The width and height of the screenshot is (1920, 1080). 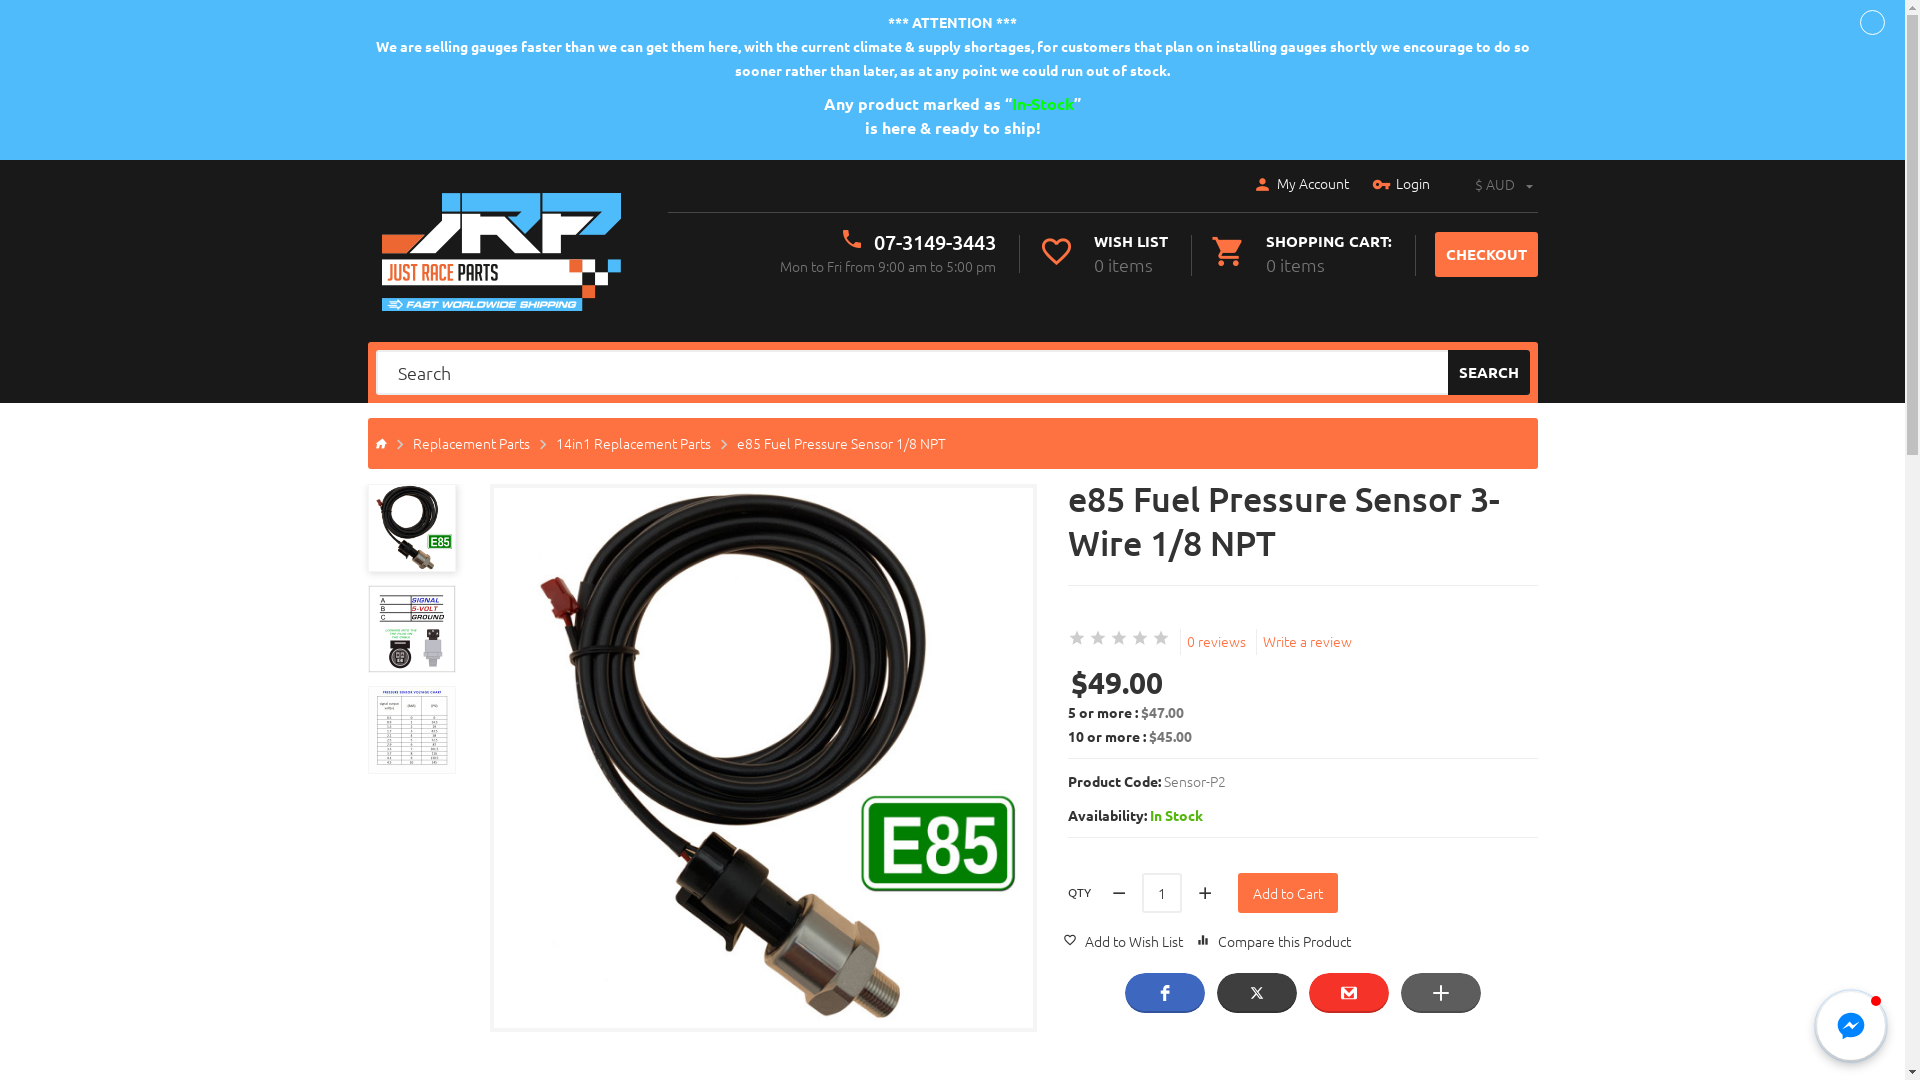 I want to click on 'Replacement Parts', so click(x=469, y=442).